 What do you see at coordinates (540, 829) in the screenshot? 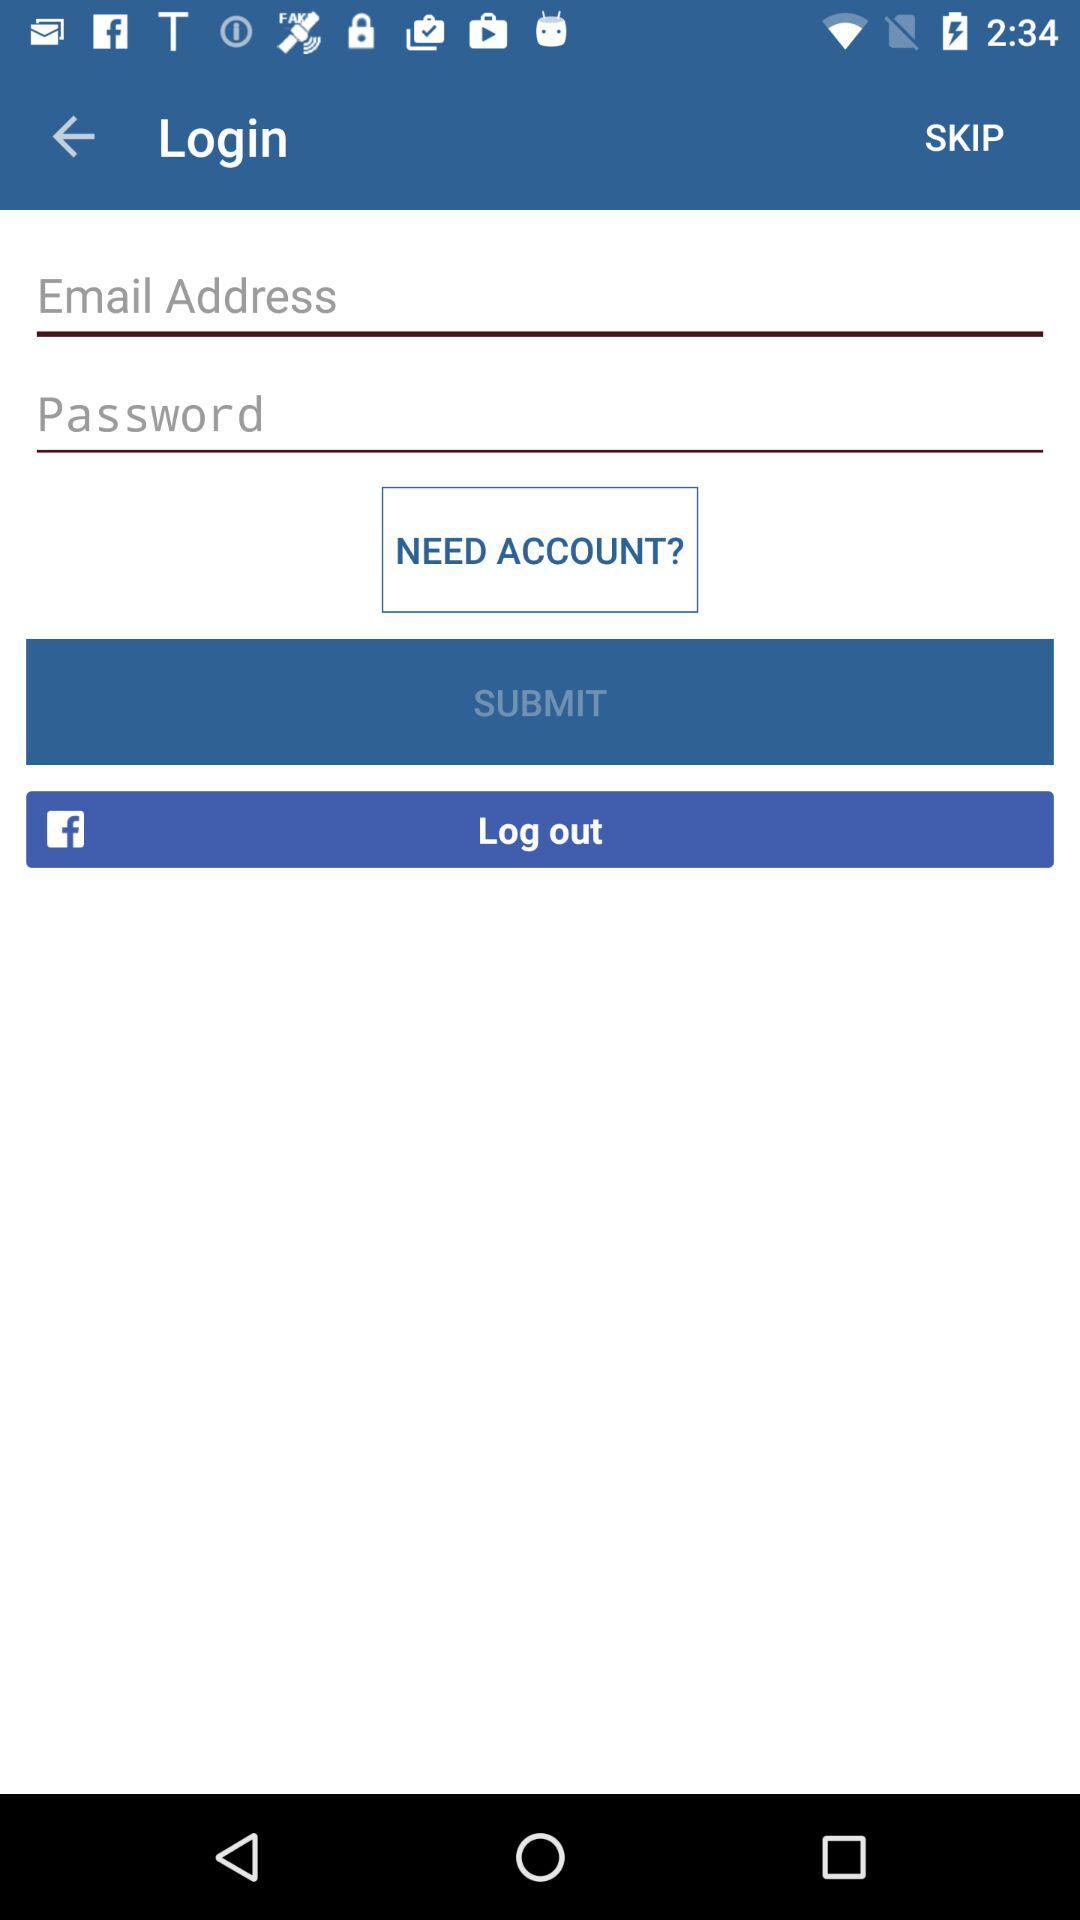
I see `the log out icon` at bounding box center [540, 829].